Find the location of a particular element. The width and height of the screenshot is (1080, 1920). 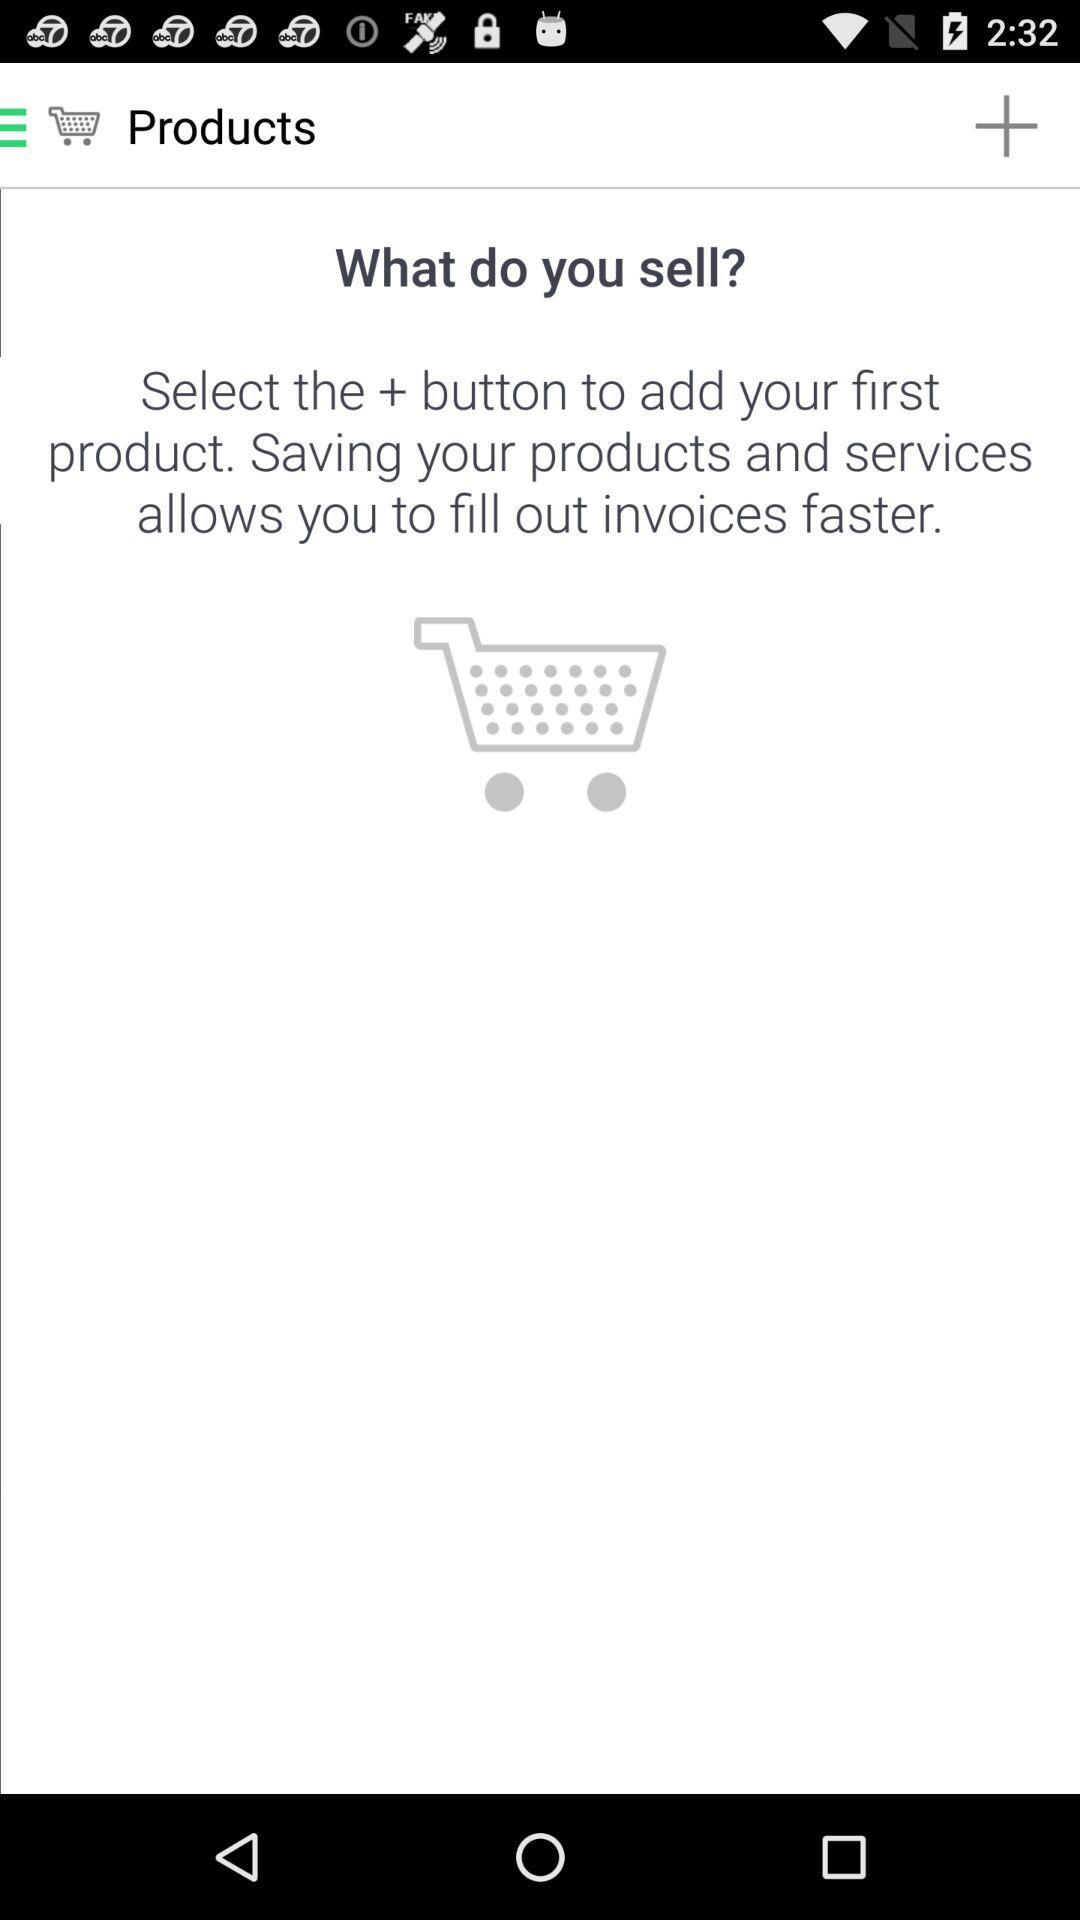

the cart symbol at top left corner of the page is located at coordinates (72, 124).